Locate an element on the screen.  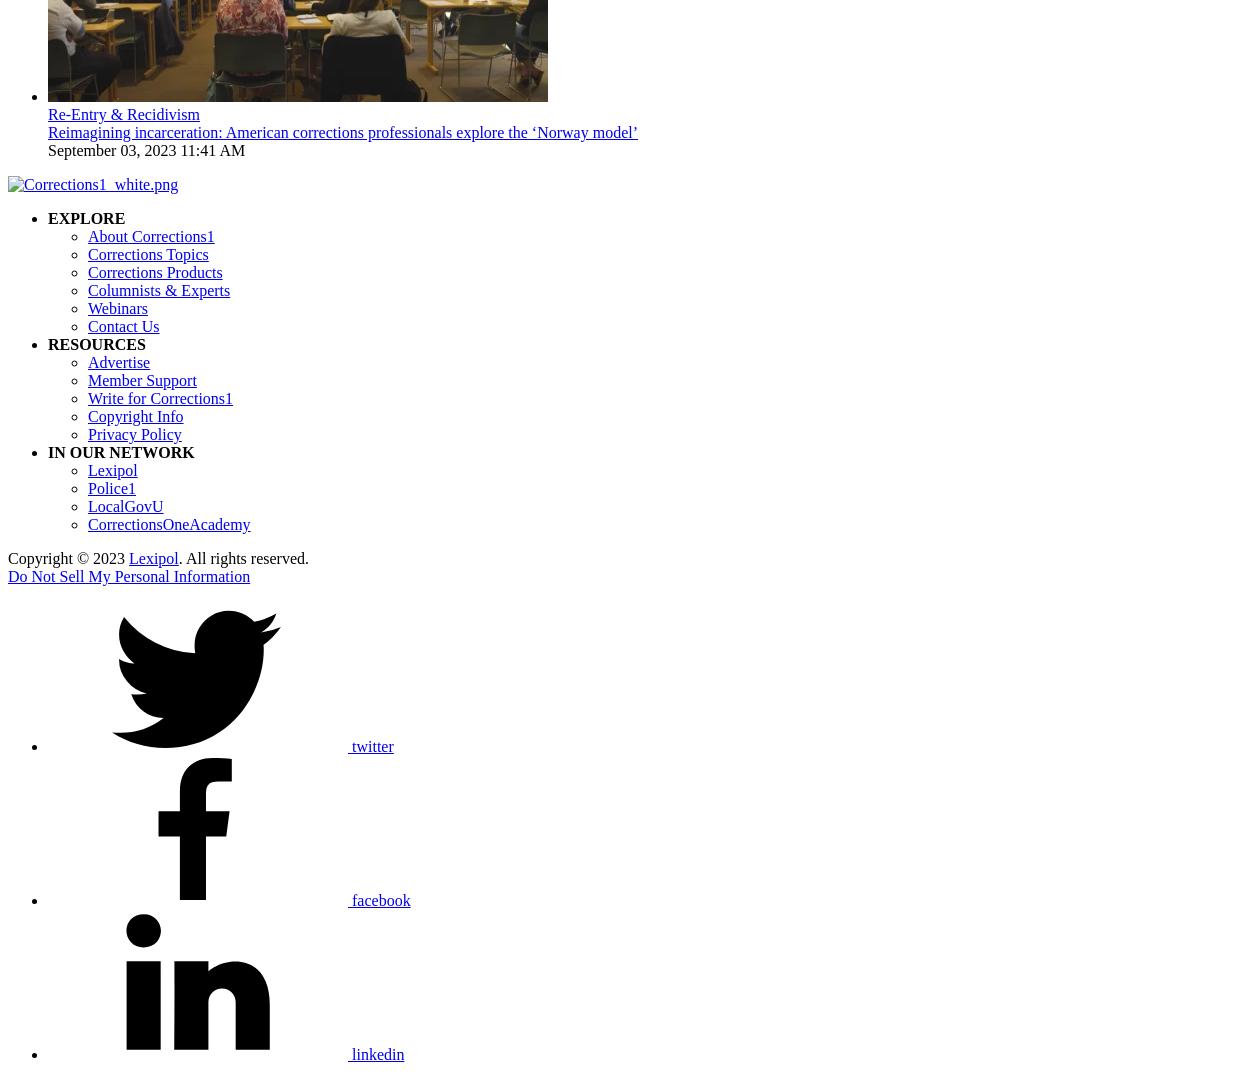
'Copyright © 2023' is located at coordinates (67, 558).